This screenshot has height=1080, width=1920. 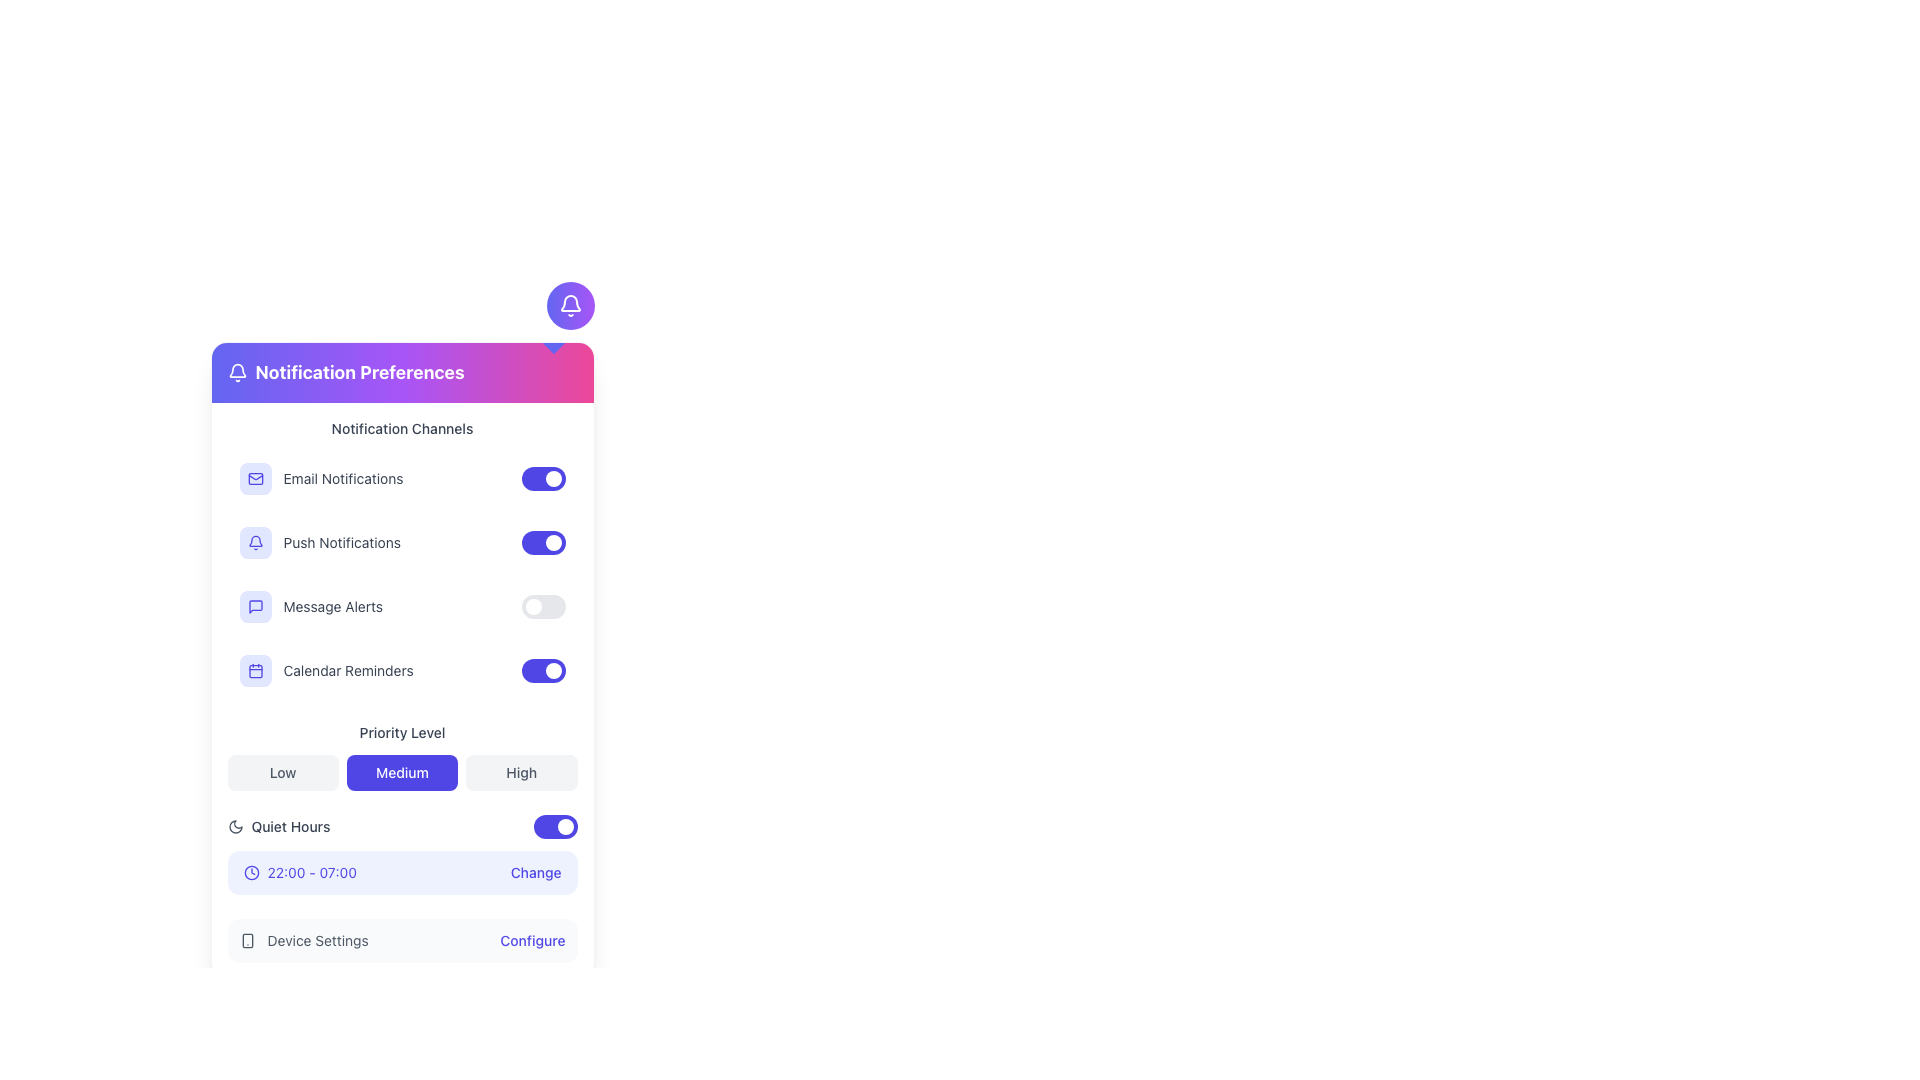 I want to click on the small circular white toggle knob located near the bottom of the interface within the 'Quiet Hours' toggle switch, so click(x=564, y=826).